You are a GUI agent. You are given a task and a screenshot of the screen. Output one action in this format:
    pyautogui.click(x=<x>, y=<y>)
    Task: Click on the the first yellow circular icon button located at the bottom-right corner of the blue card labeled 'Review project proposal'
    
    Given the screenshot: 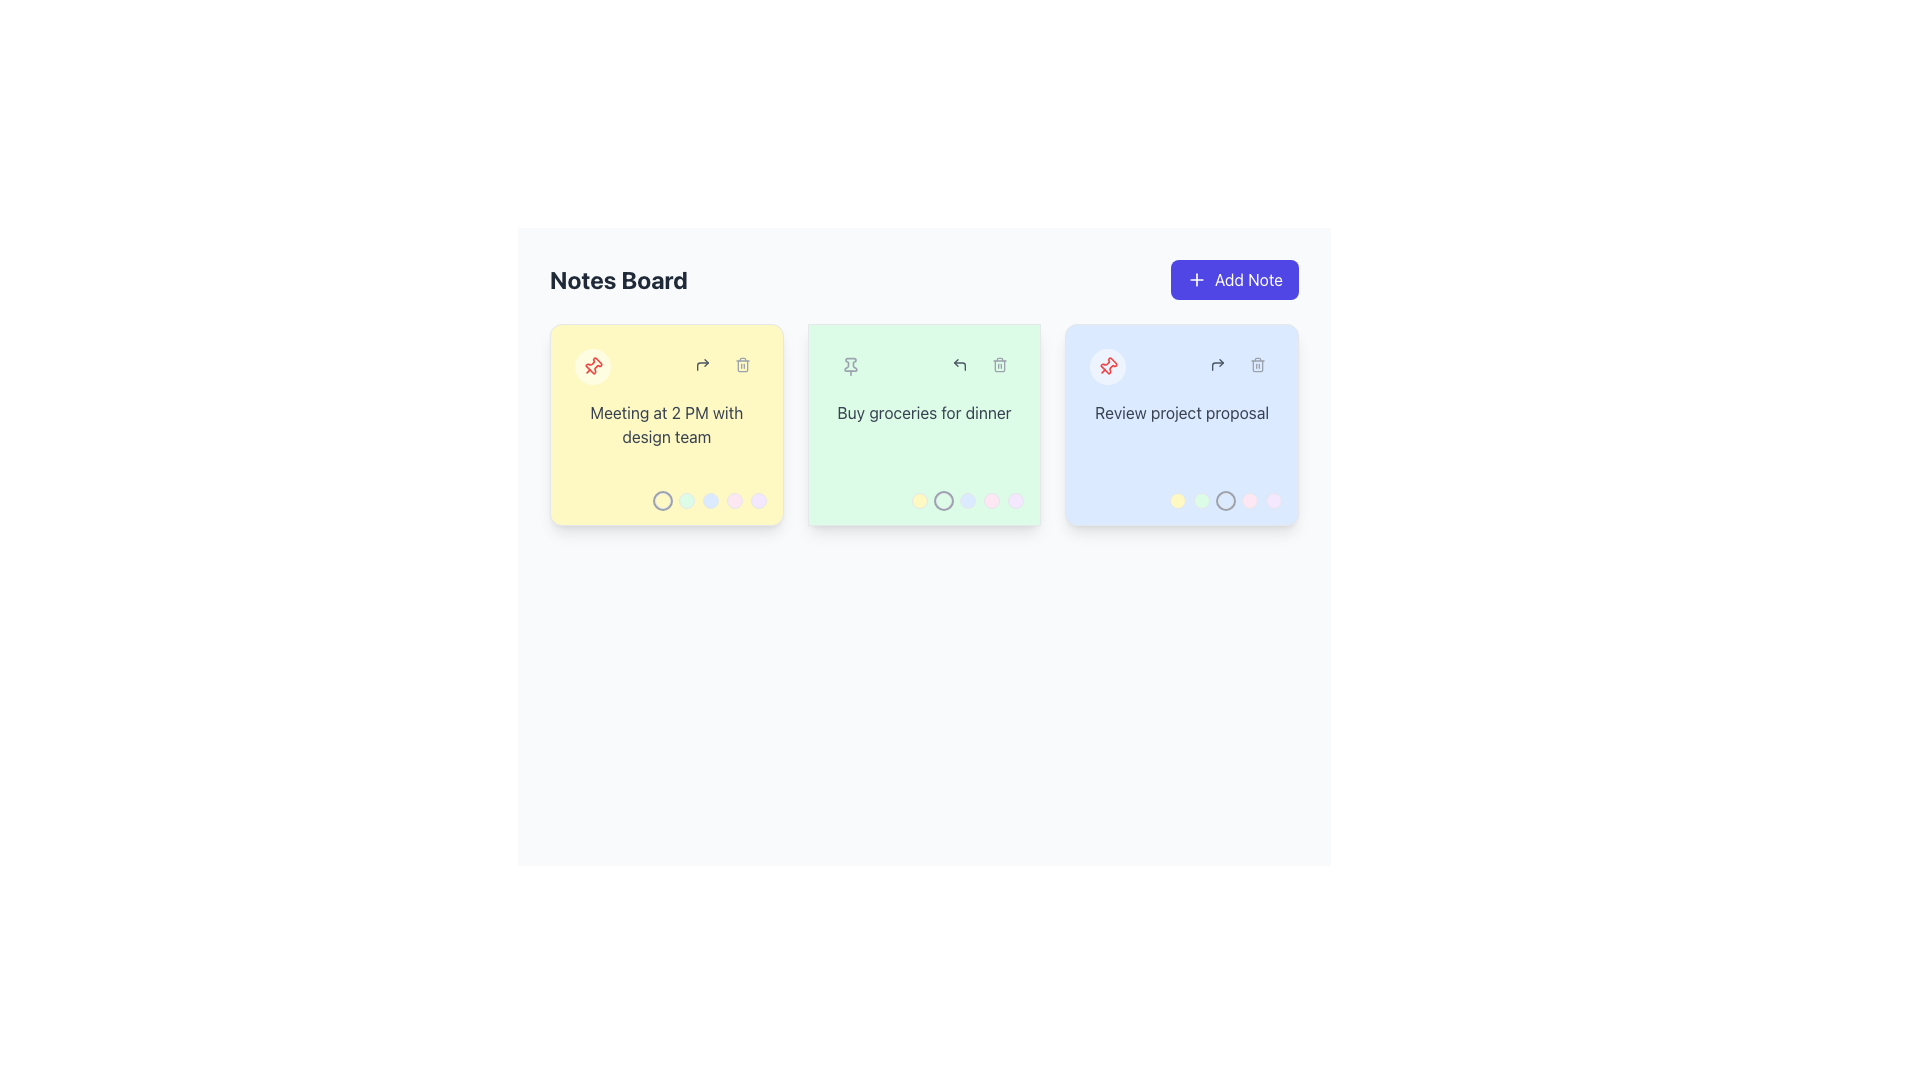 What is the action you would take?
    pyautogui.click(x=1177, y=500)
    